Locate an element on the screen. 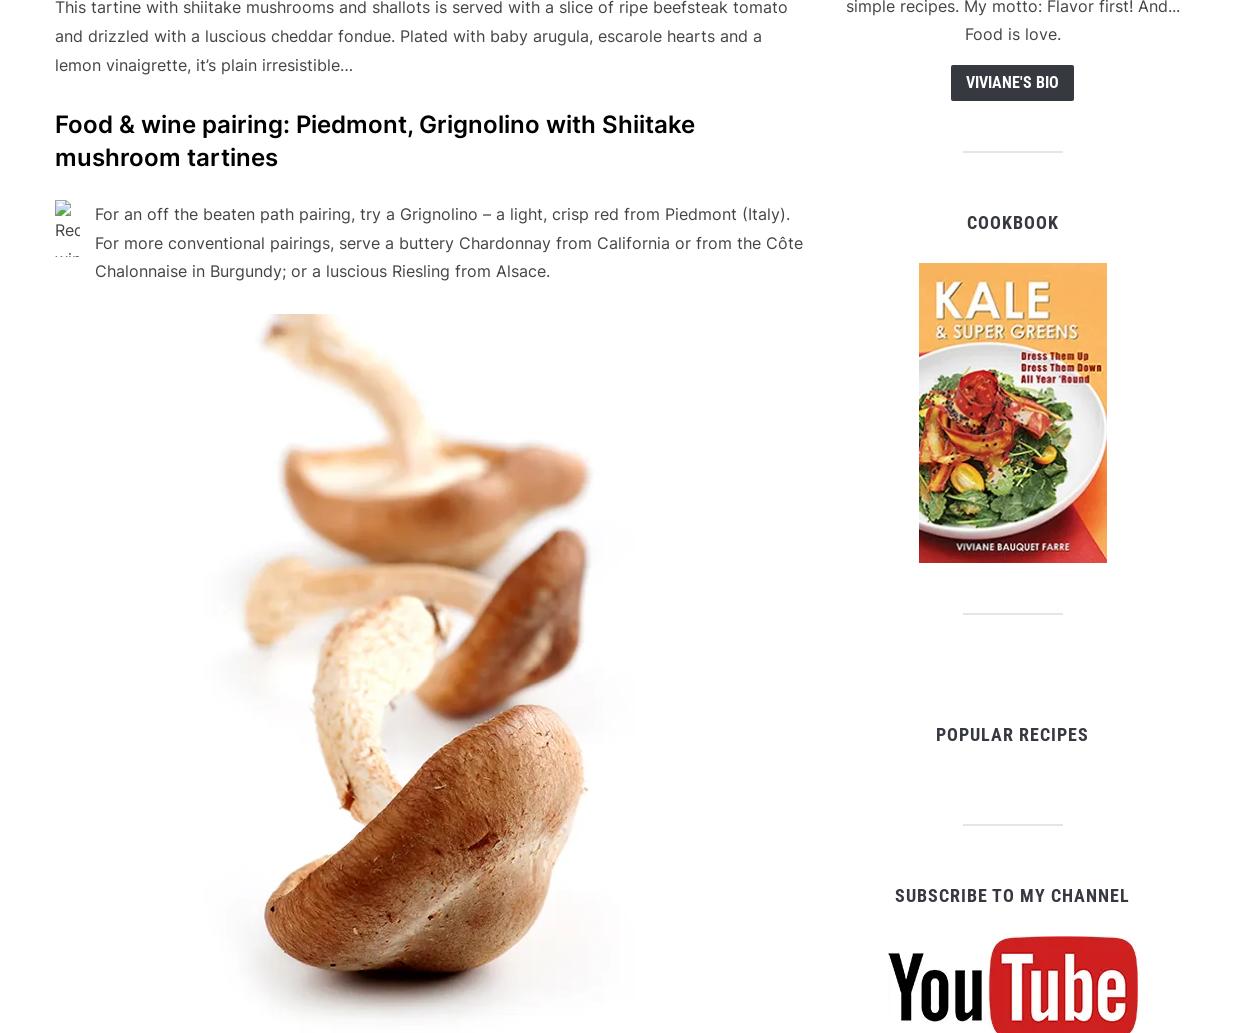  'Main Courses' is located at coordinates (239, 949).